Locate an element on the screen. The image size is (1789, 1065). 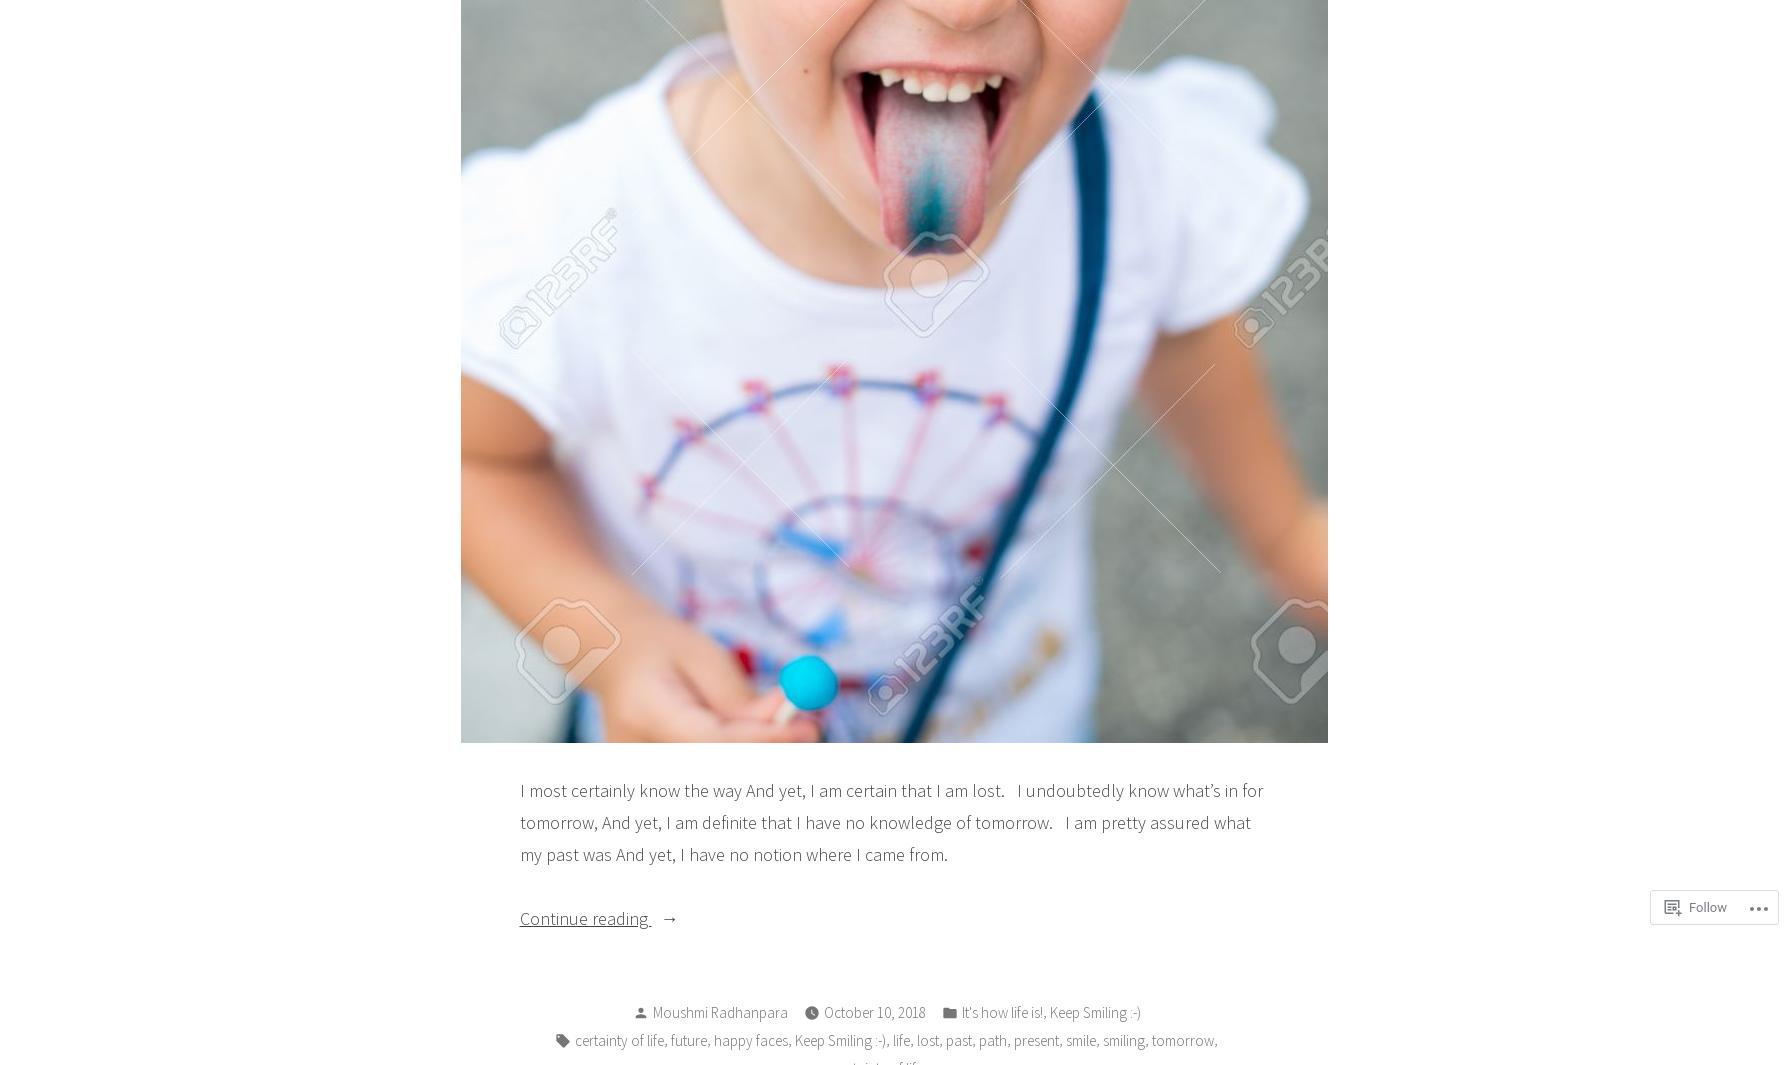
'Follow' is located at coordinates (1706, 907).